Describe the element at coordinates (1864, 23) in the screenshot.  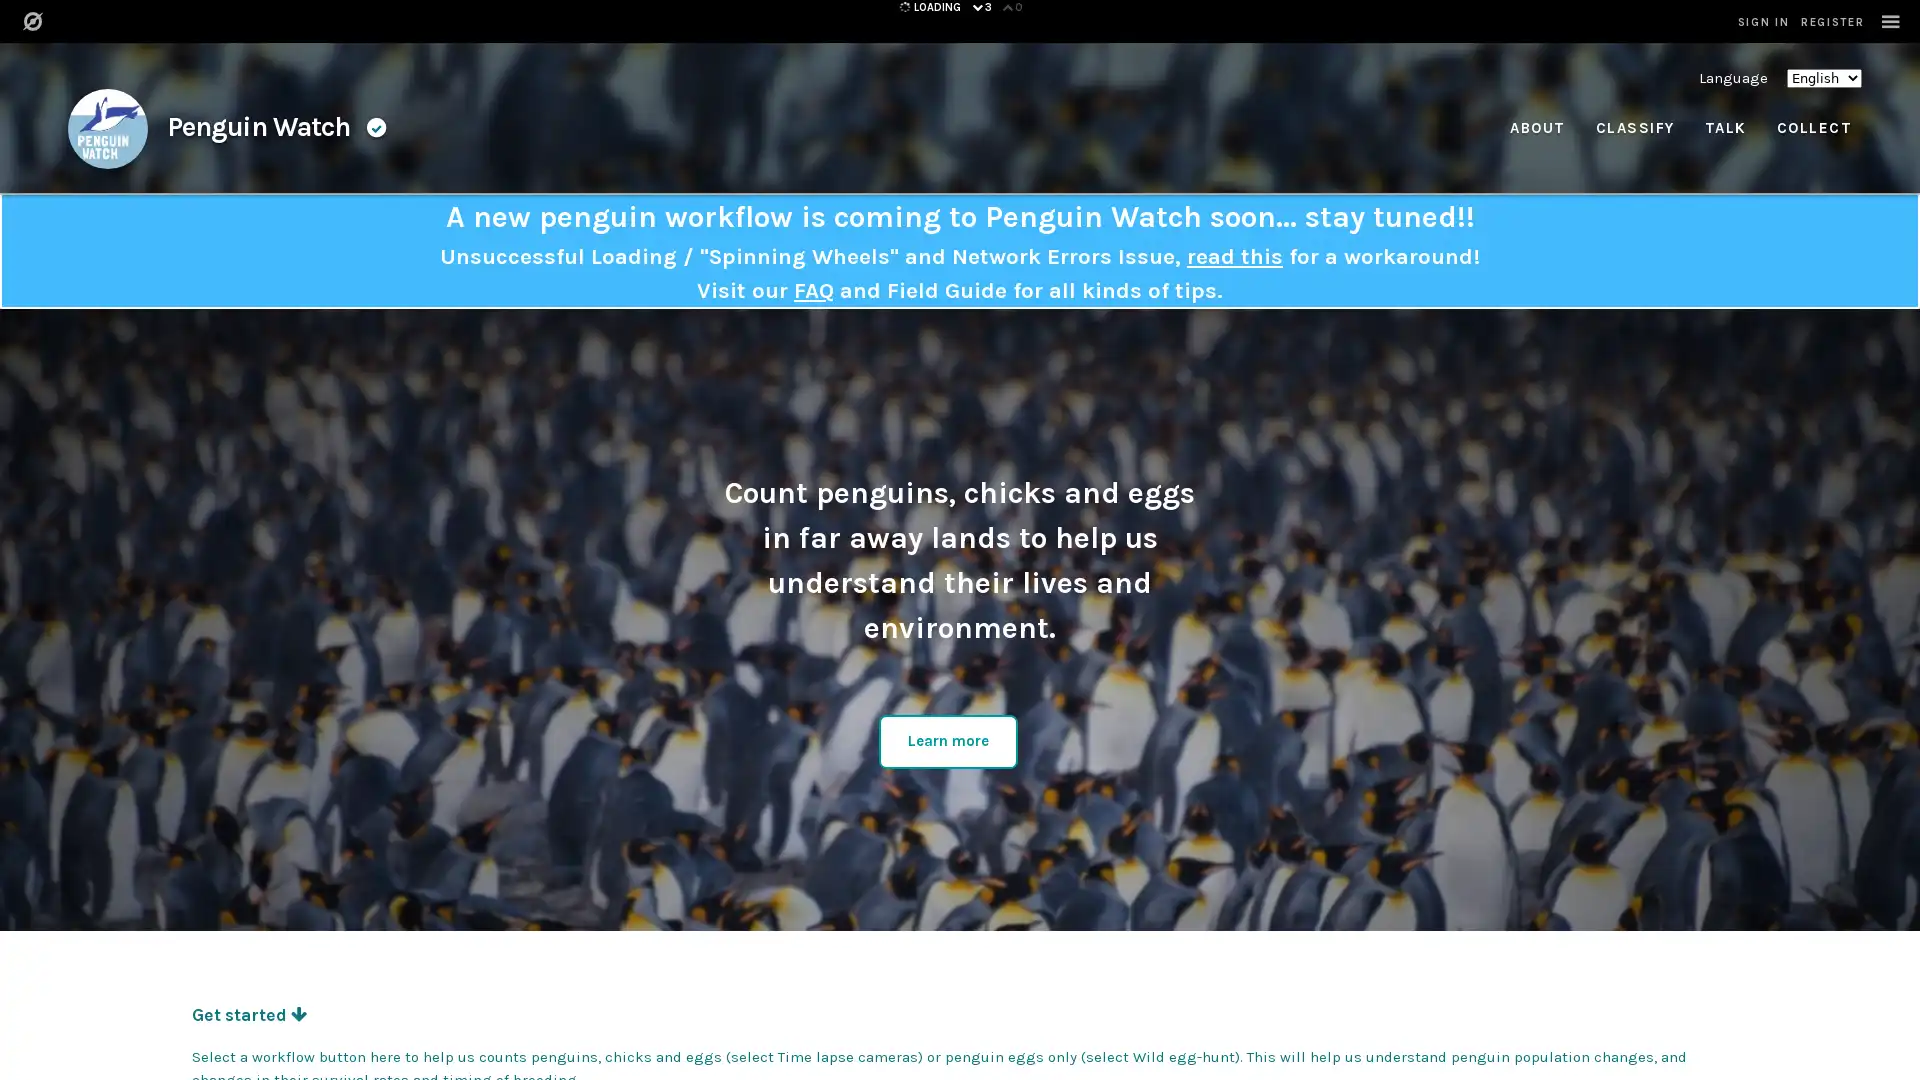
I see `REGISTER` at that location.